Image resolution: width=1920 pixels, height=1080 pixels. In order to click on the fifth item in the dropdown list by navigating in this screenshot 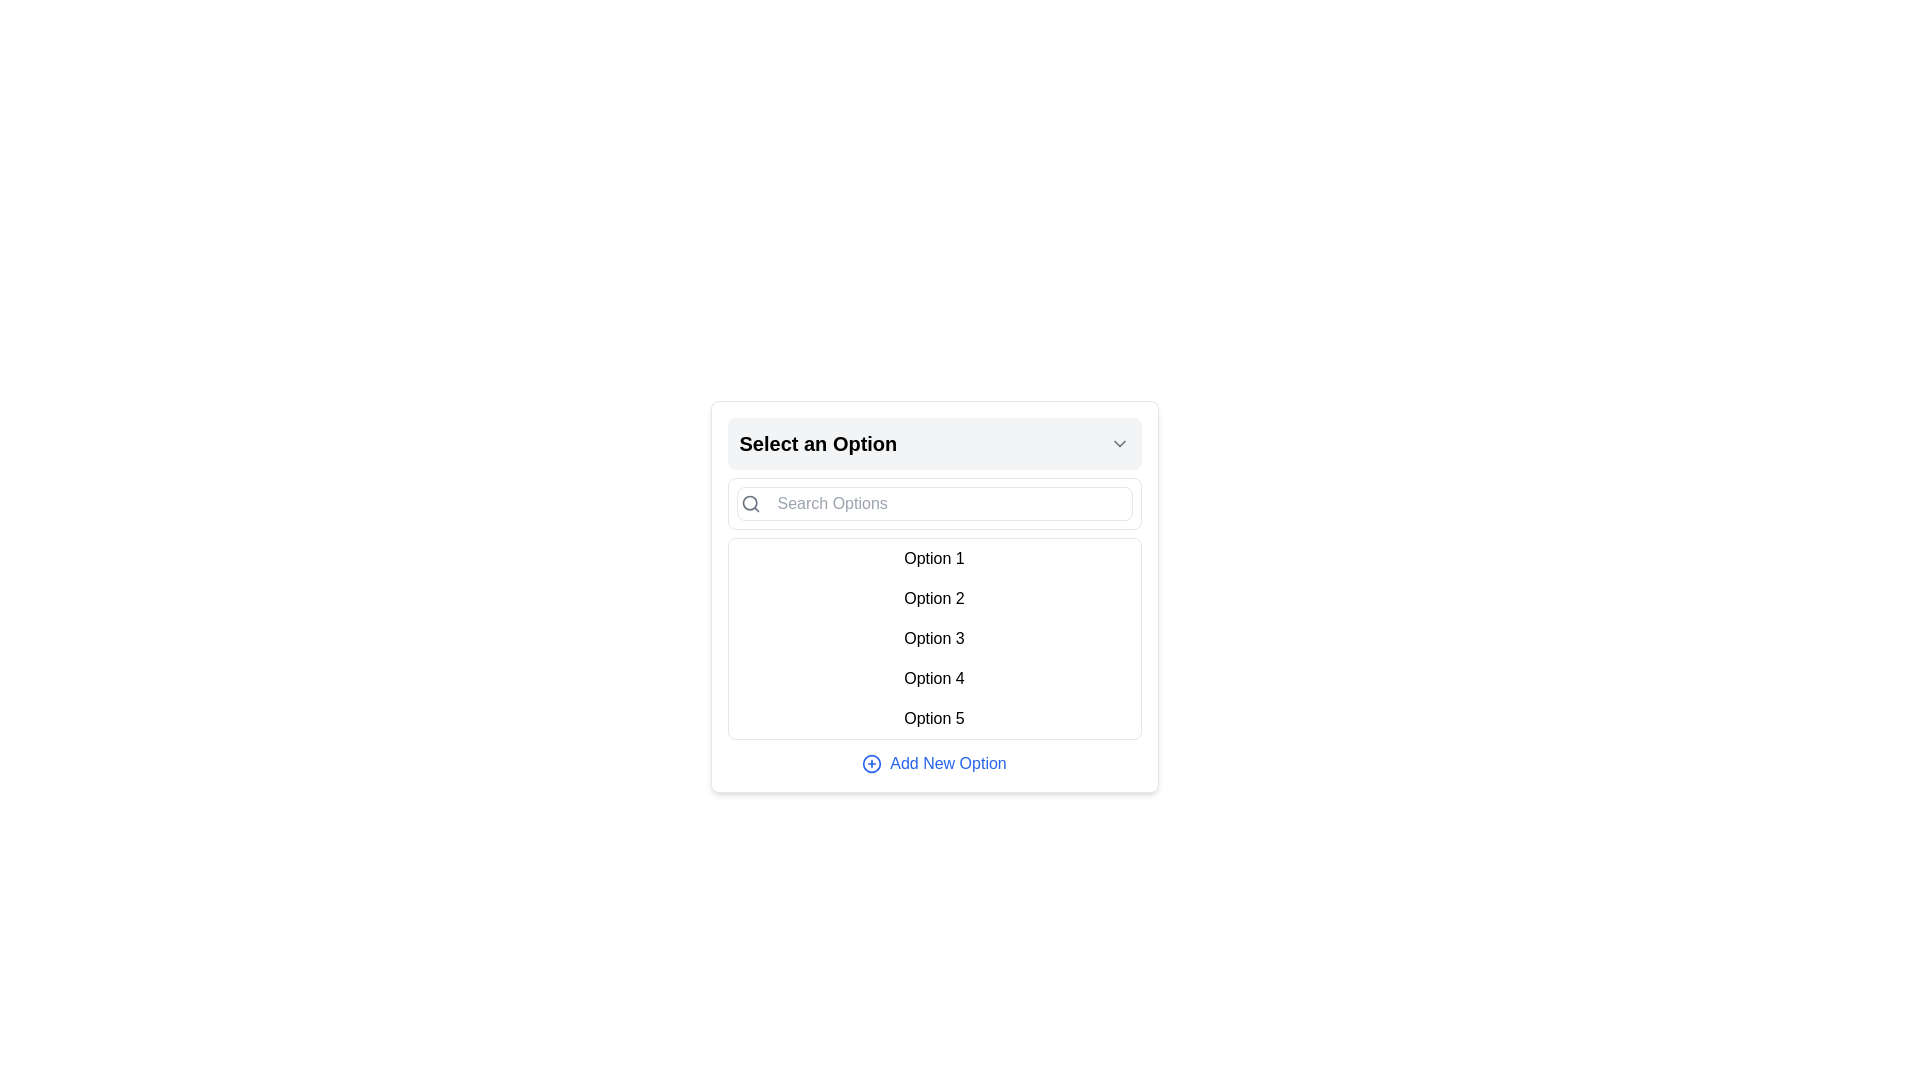, I will do `click(933, 717)`.